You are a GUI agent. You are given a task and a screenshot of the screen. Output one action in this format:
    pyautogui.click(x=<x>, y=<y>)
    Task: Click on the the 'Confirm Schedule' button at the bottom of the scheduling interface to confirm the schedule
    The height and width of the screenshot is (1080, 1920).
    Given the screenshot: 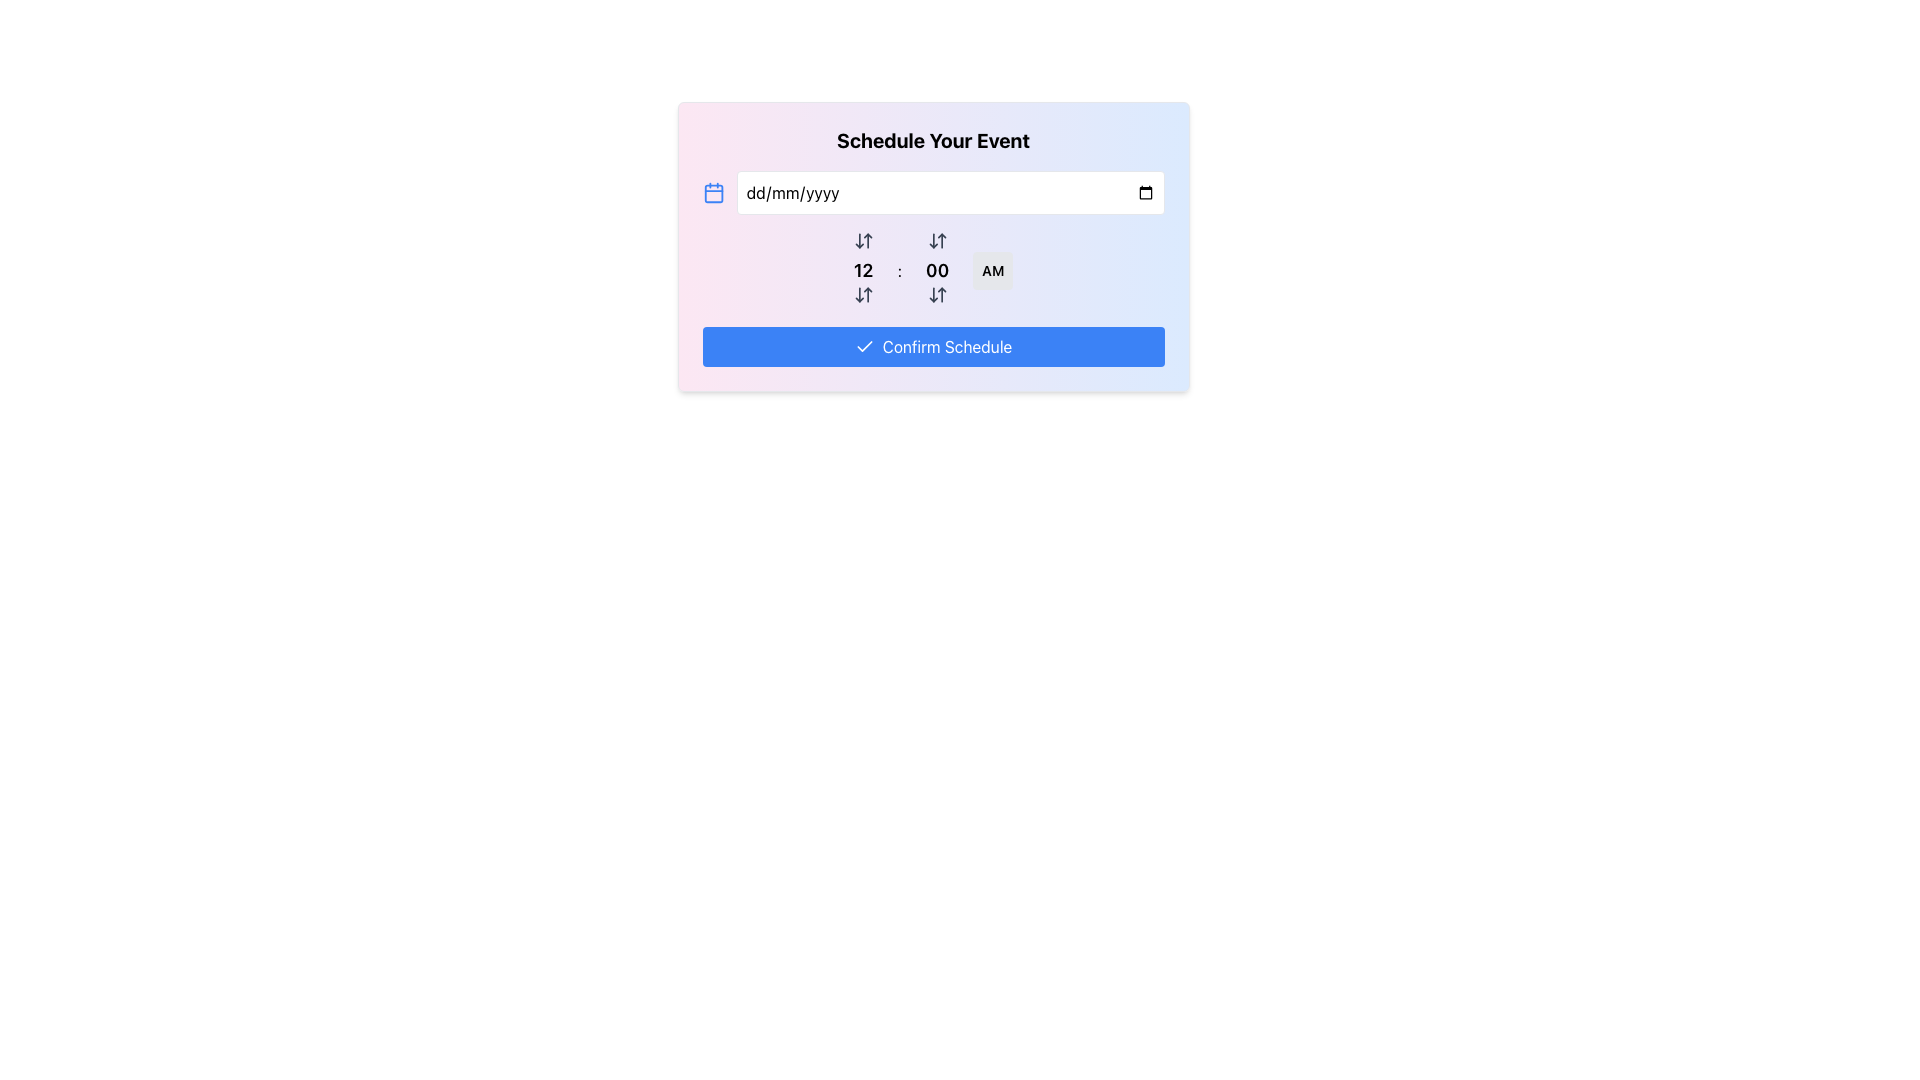 What is the action you would take?
    pyautogui.click(x=932, y=346)
    